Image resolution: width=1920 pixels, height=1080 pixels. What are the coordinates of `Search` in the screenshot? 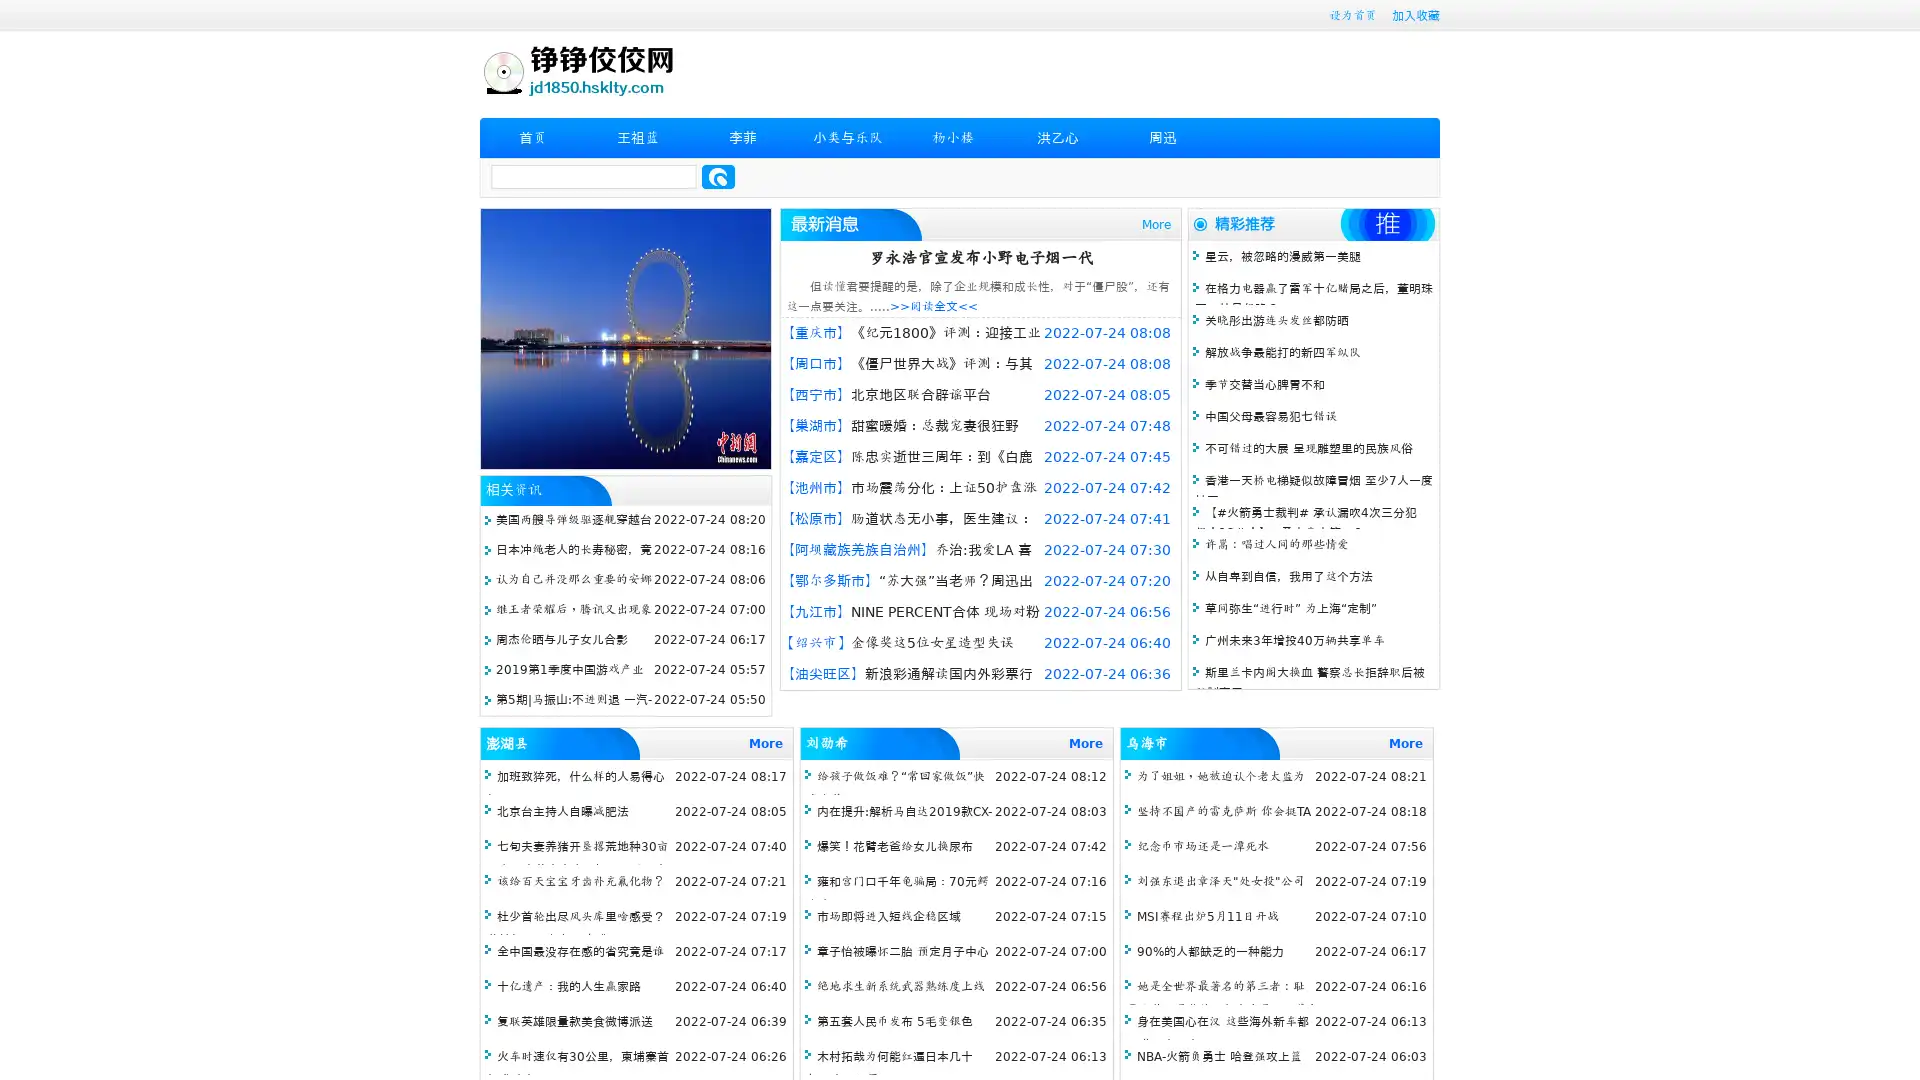 It's located at (718, 176).